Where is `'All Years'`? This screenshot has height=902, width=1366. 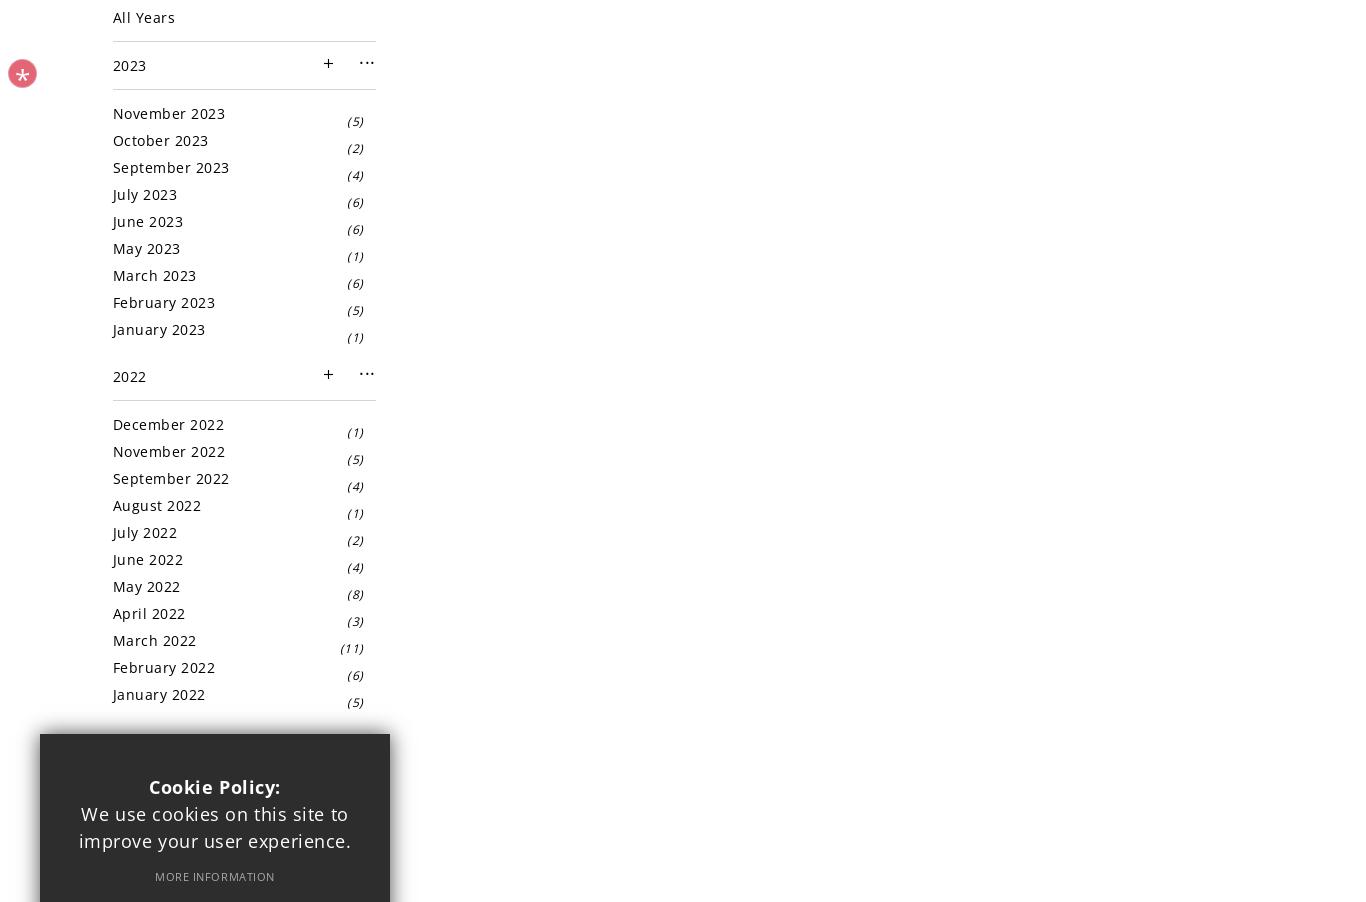 'All Years' is located at coordinates (142, 16).